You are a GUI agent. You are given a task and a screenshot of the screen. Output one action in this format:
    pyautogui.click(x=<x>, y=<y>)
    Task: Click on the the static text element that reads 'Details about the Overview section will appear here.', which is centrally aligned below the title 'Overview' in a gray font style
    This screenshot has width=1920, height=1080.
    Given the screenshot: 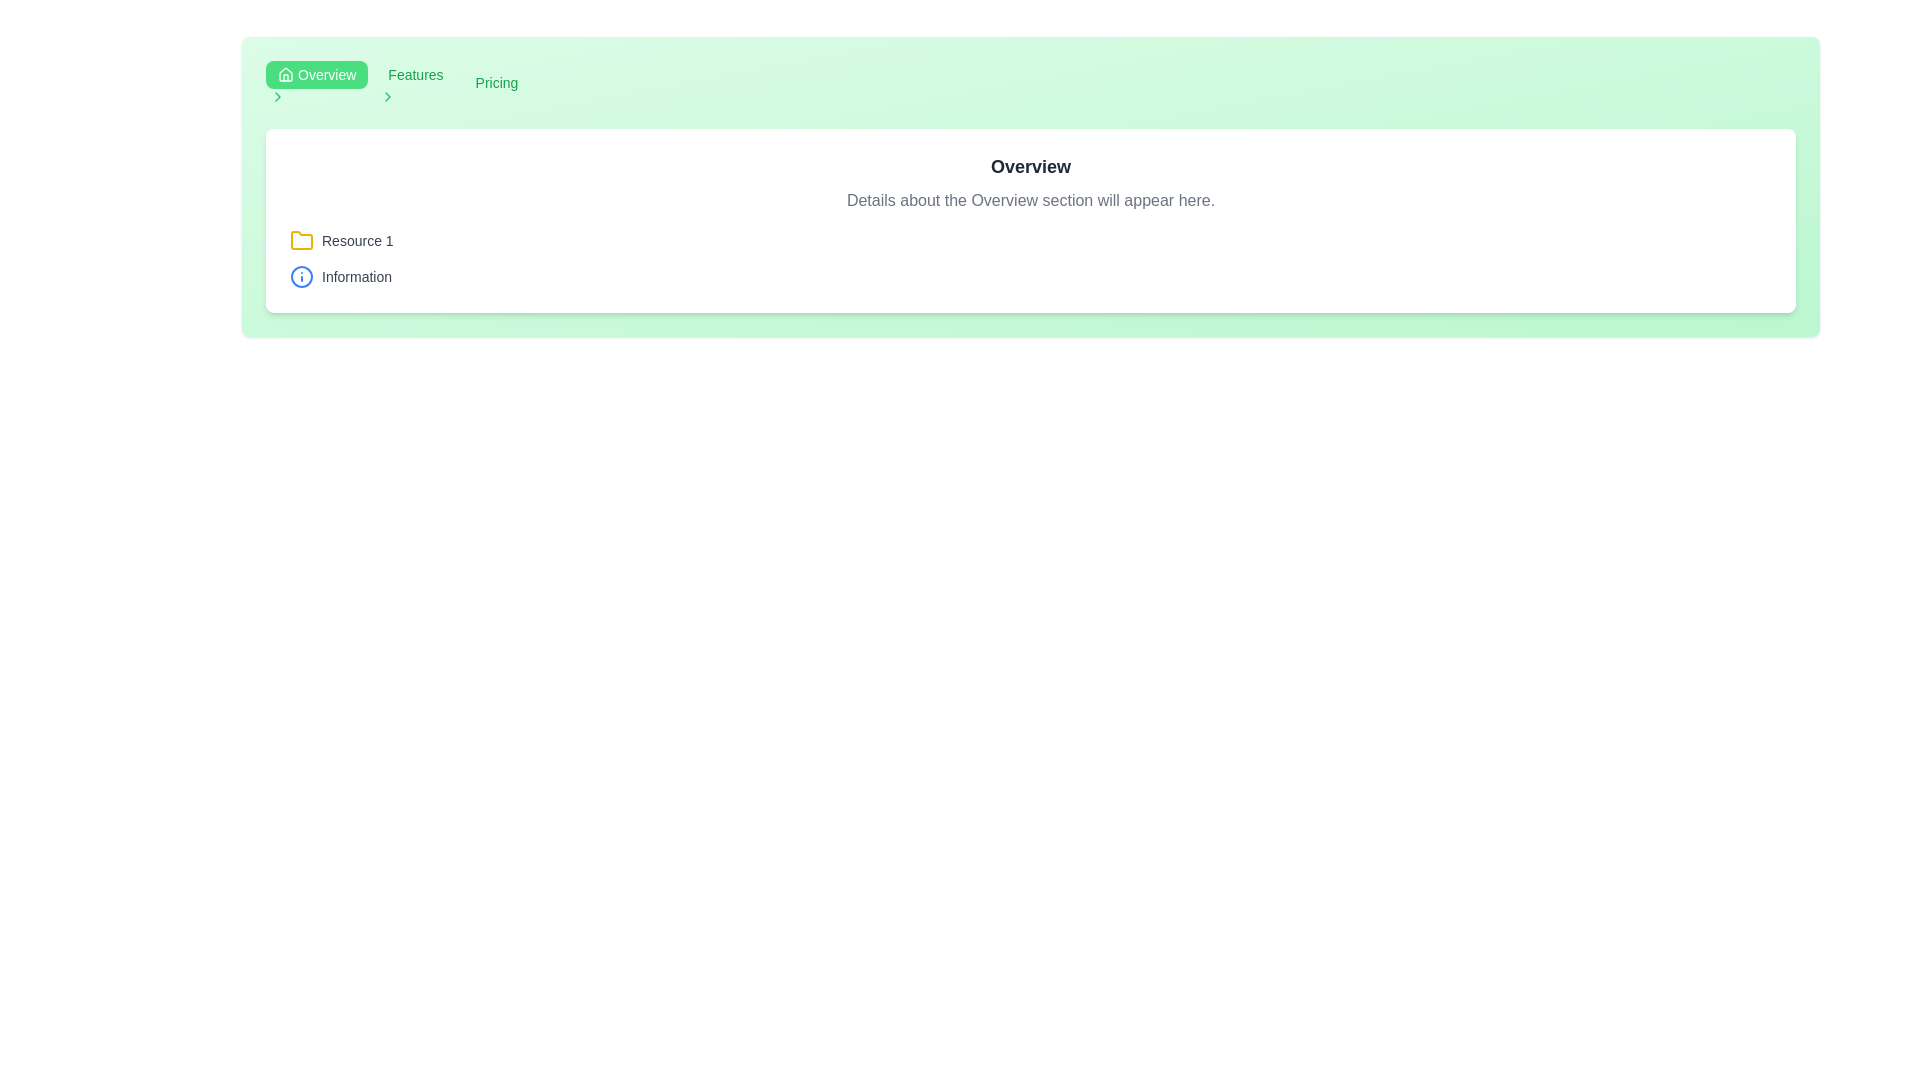 What is the action you would take?
    pyautogui.click(x=1031, y=200)
    